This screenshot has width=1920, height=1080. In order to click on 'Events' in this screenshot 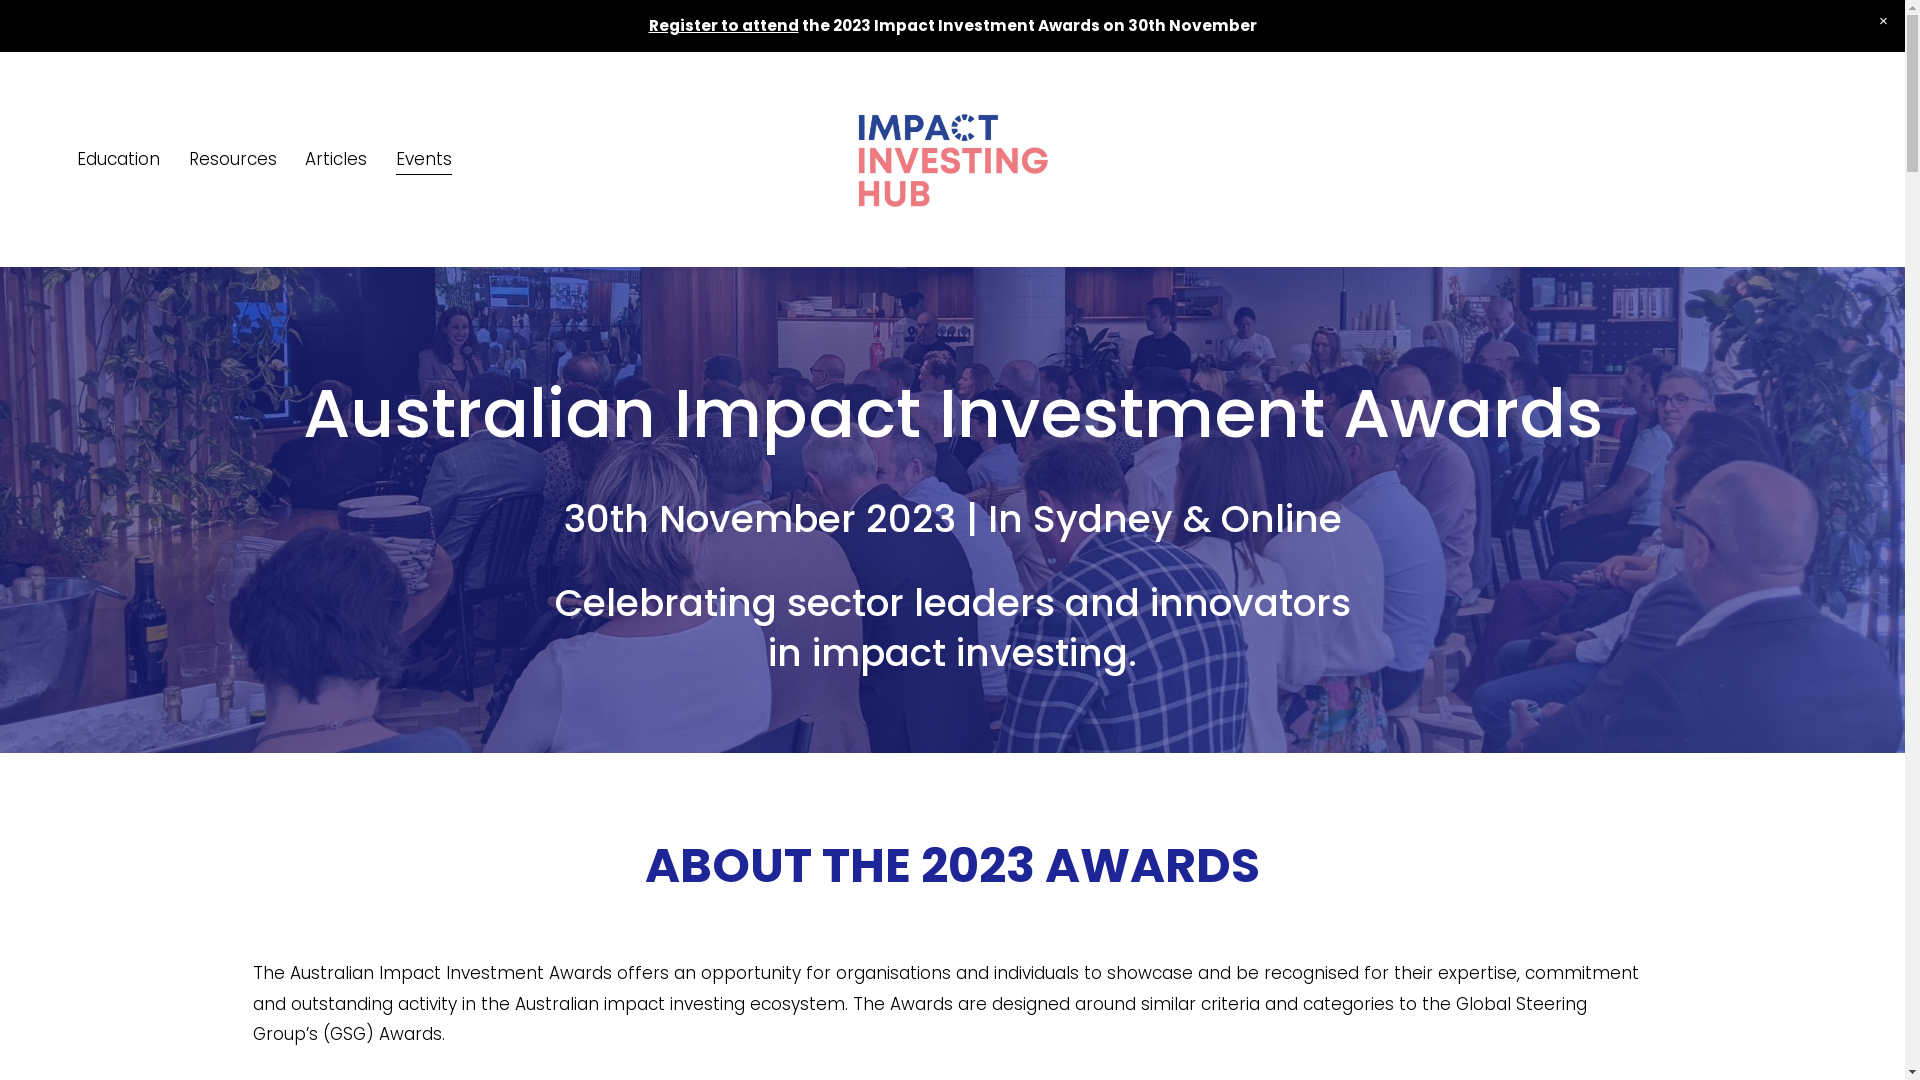, I will do `click(395, 158)`.